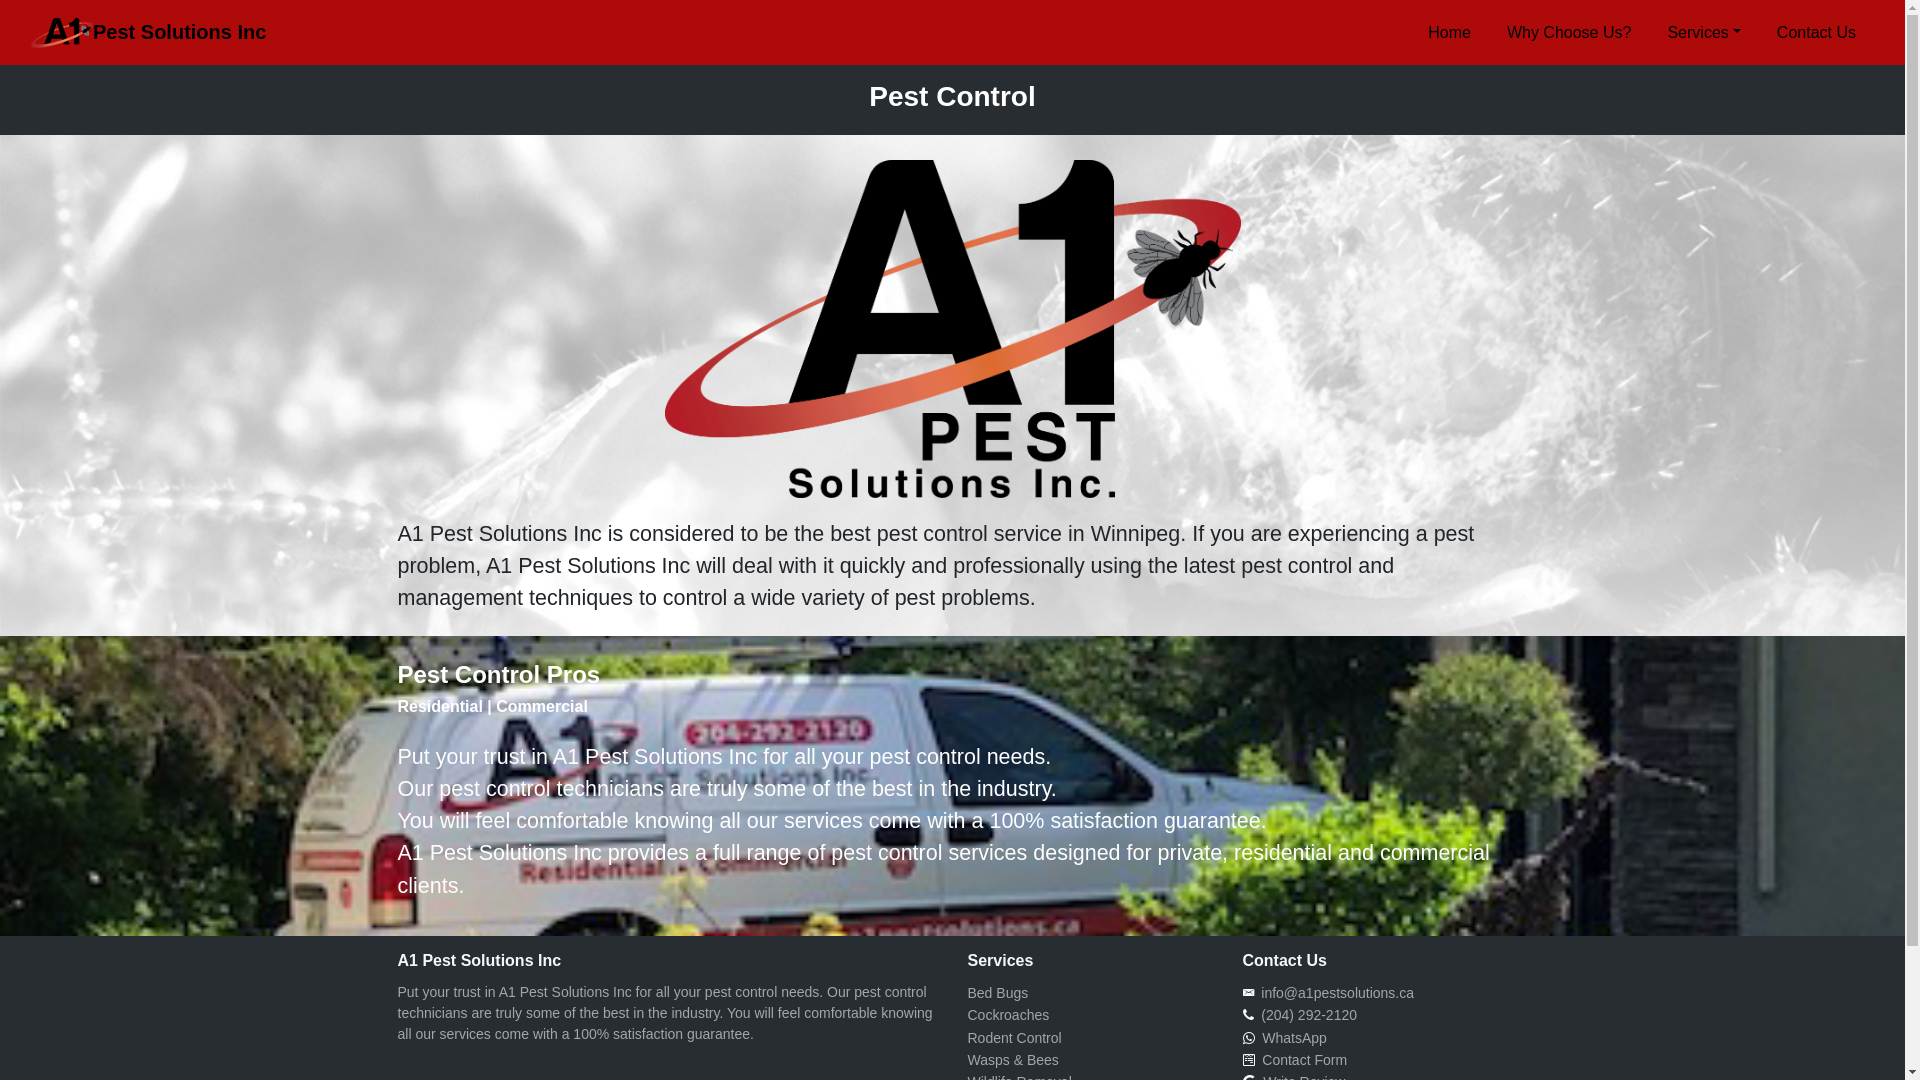 This screenshot has width=1920, height=1080. What do you see at coordinates (1334, 992) in the screenshot?
I see `'  info@a1pestsolutions.ca'` at bounding box center [1334, 992].